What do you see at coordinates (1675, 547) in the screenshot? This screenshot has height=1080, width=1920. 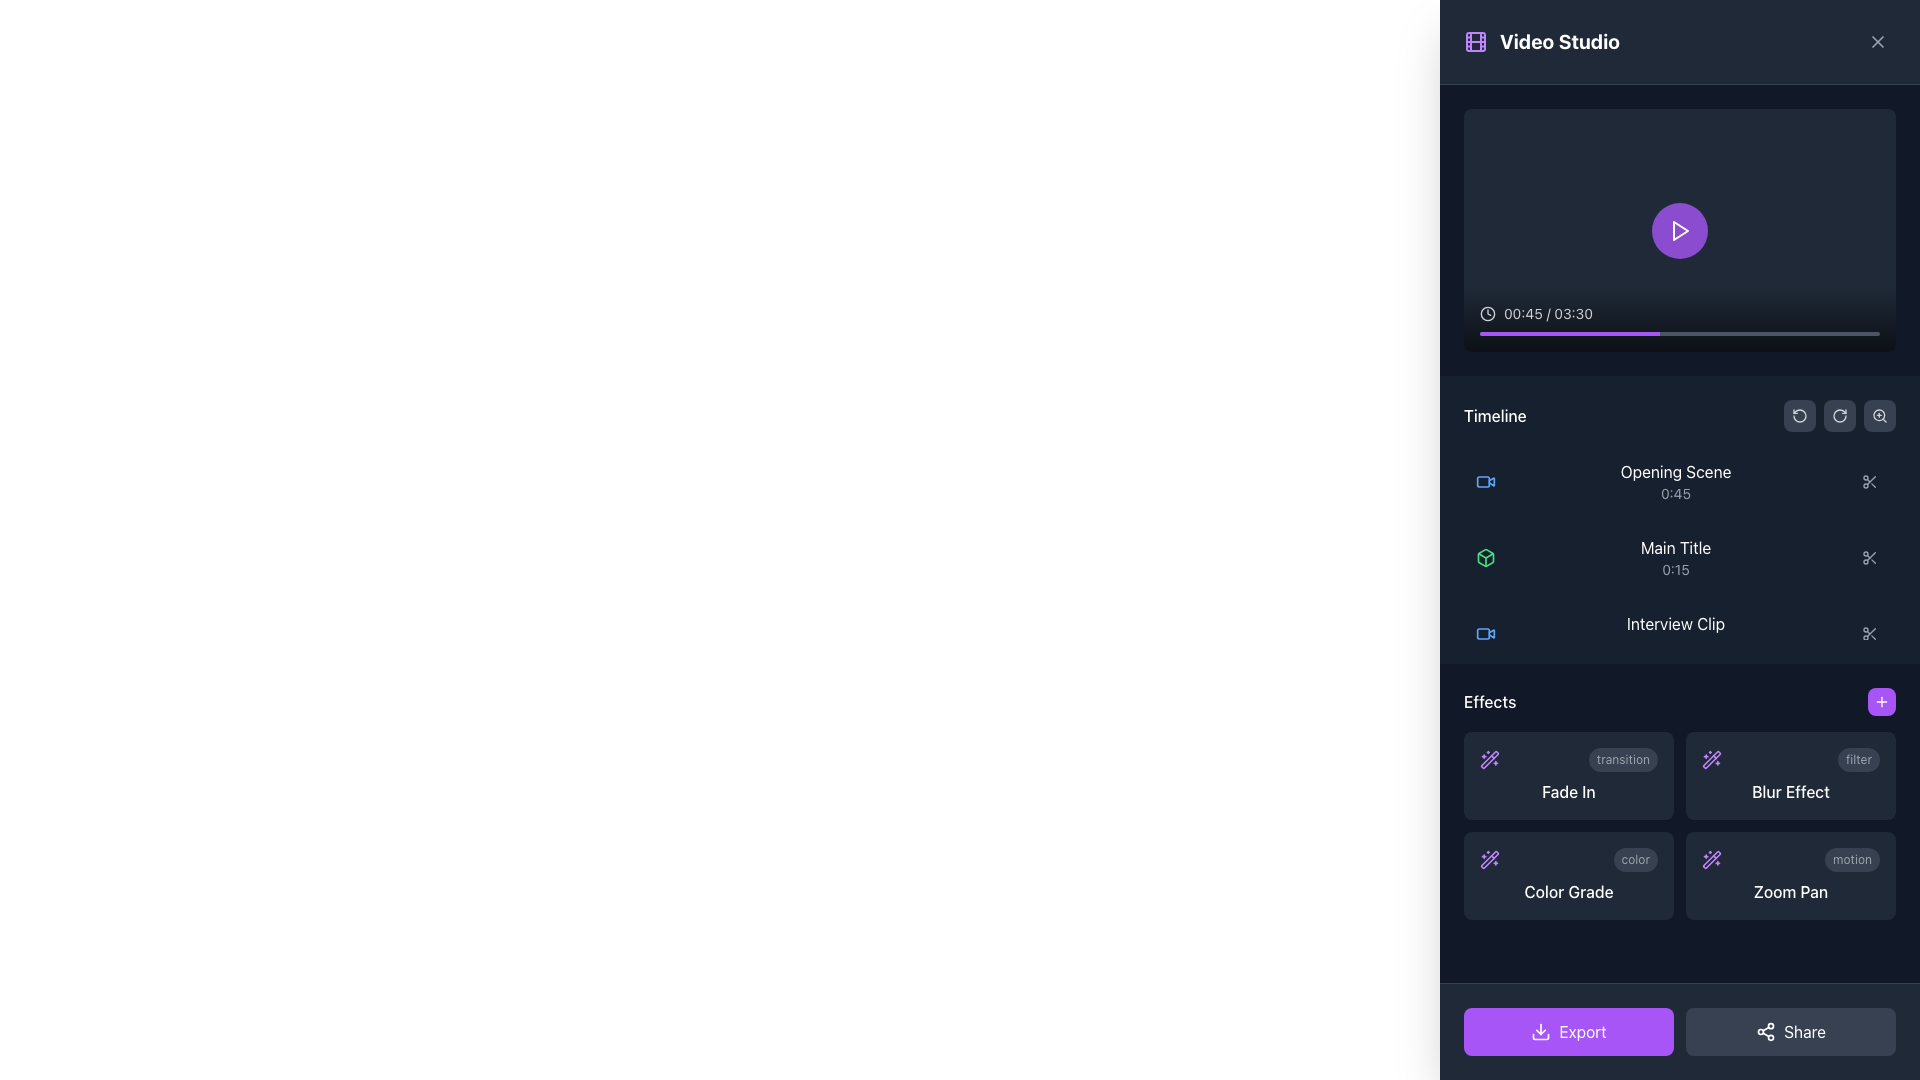 I see `the text label displaying 'Main Title' in white font against a dark background, located in the timeline section, directly to the right of a green cube icon and above the text '0:15'` at bounding box center [1675, 547].